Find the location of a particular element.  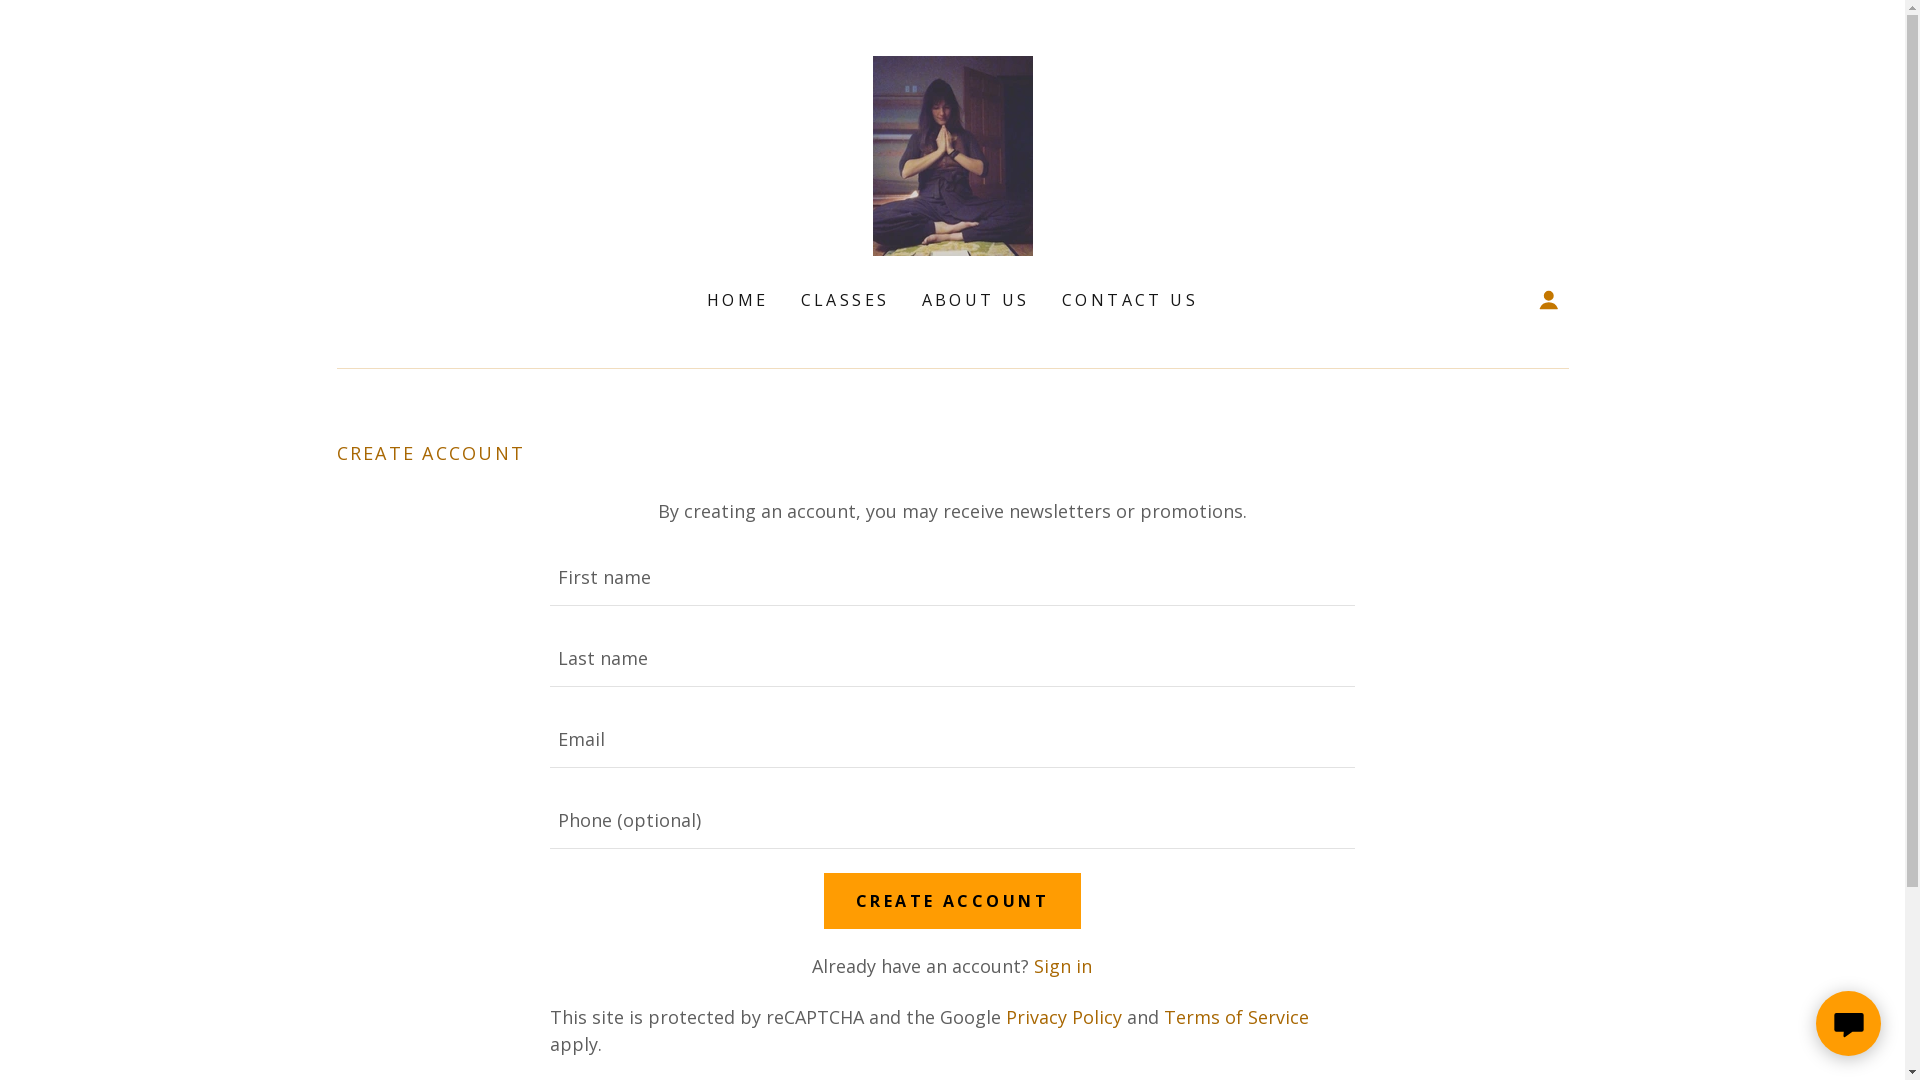

'HOME' is located at coordinates (737, 300).